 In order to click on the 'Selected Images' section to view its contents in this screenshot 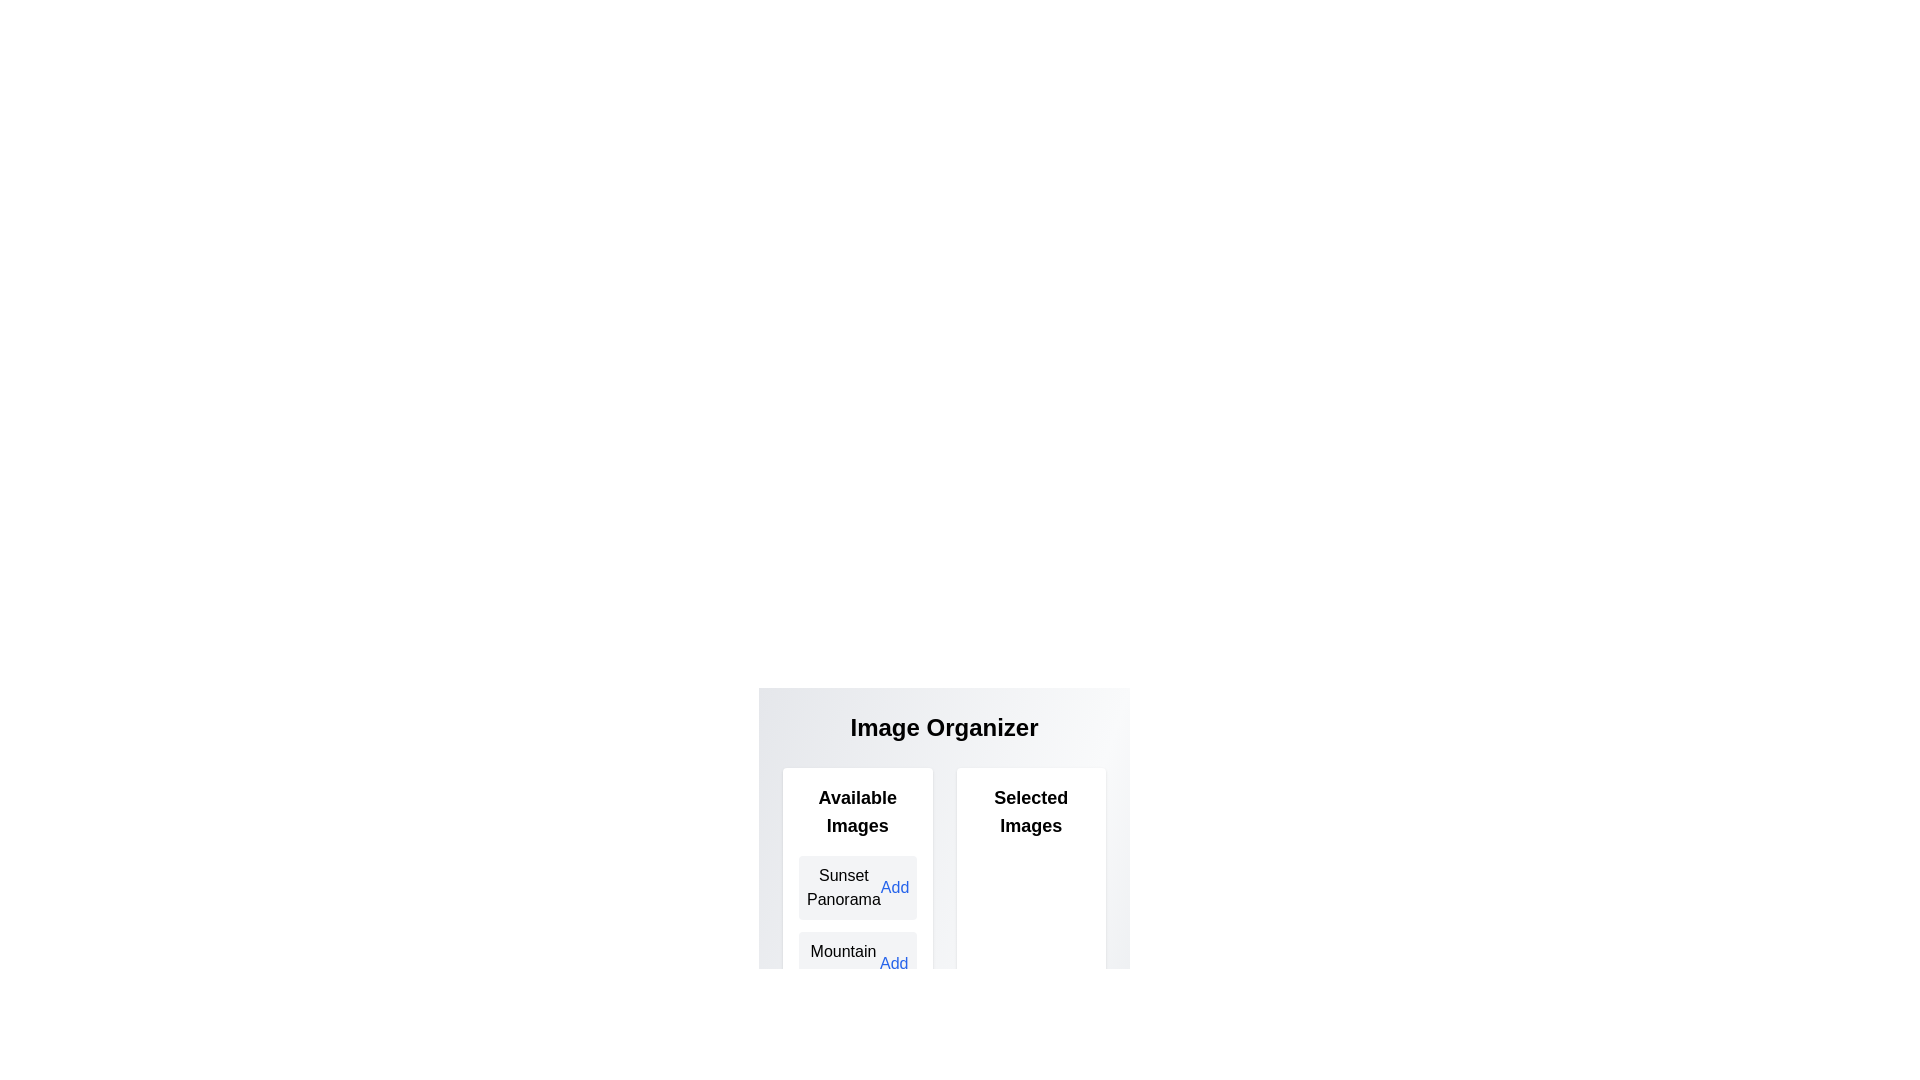, I will do `click(1031, 812)`.